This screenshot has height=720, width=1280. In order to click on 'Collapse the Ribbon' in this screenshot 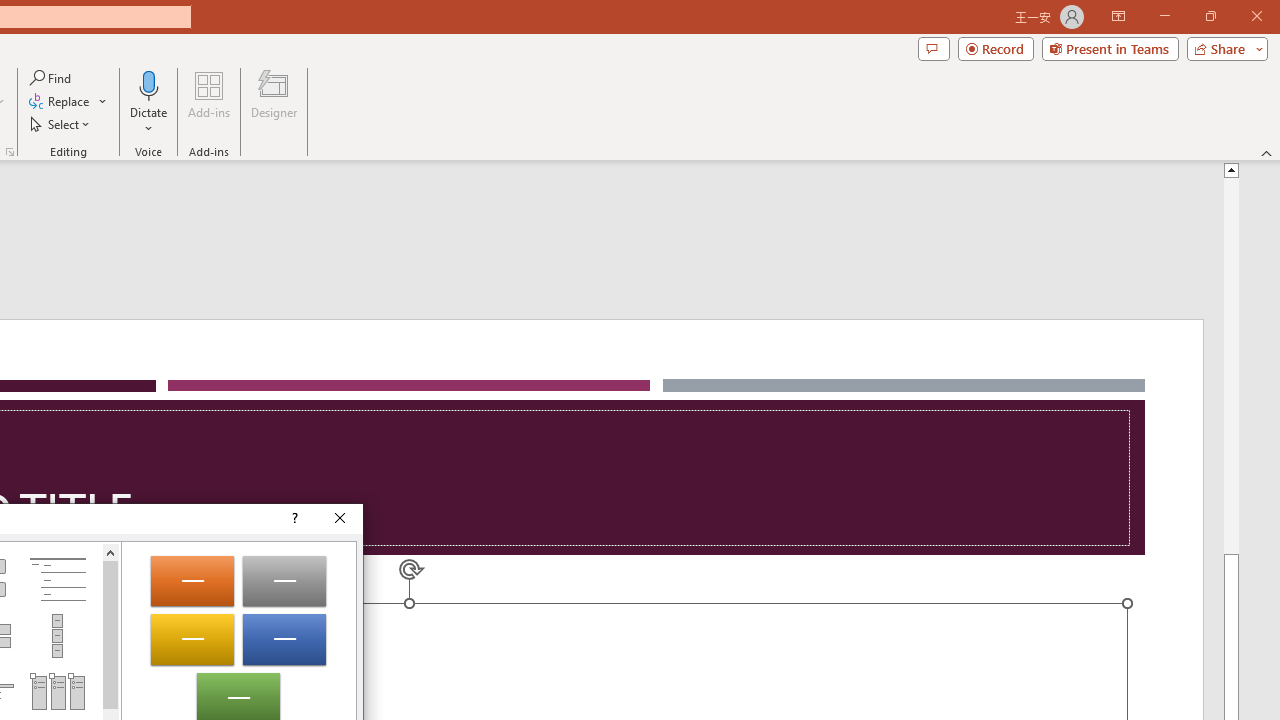, I will do `click(1266, 152)`.